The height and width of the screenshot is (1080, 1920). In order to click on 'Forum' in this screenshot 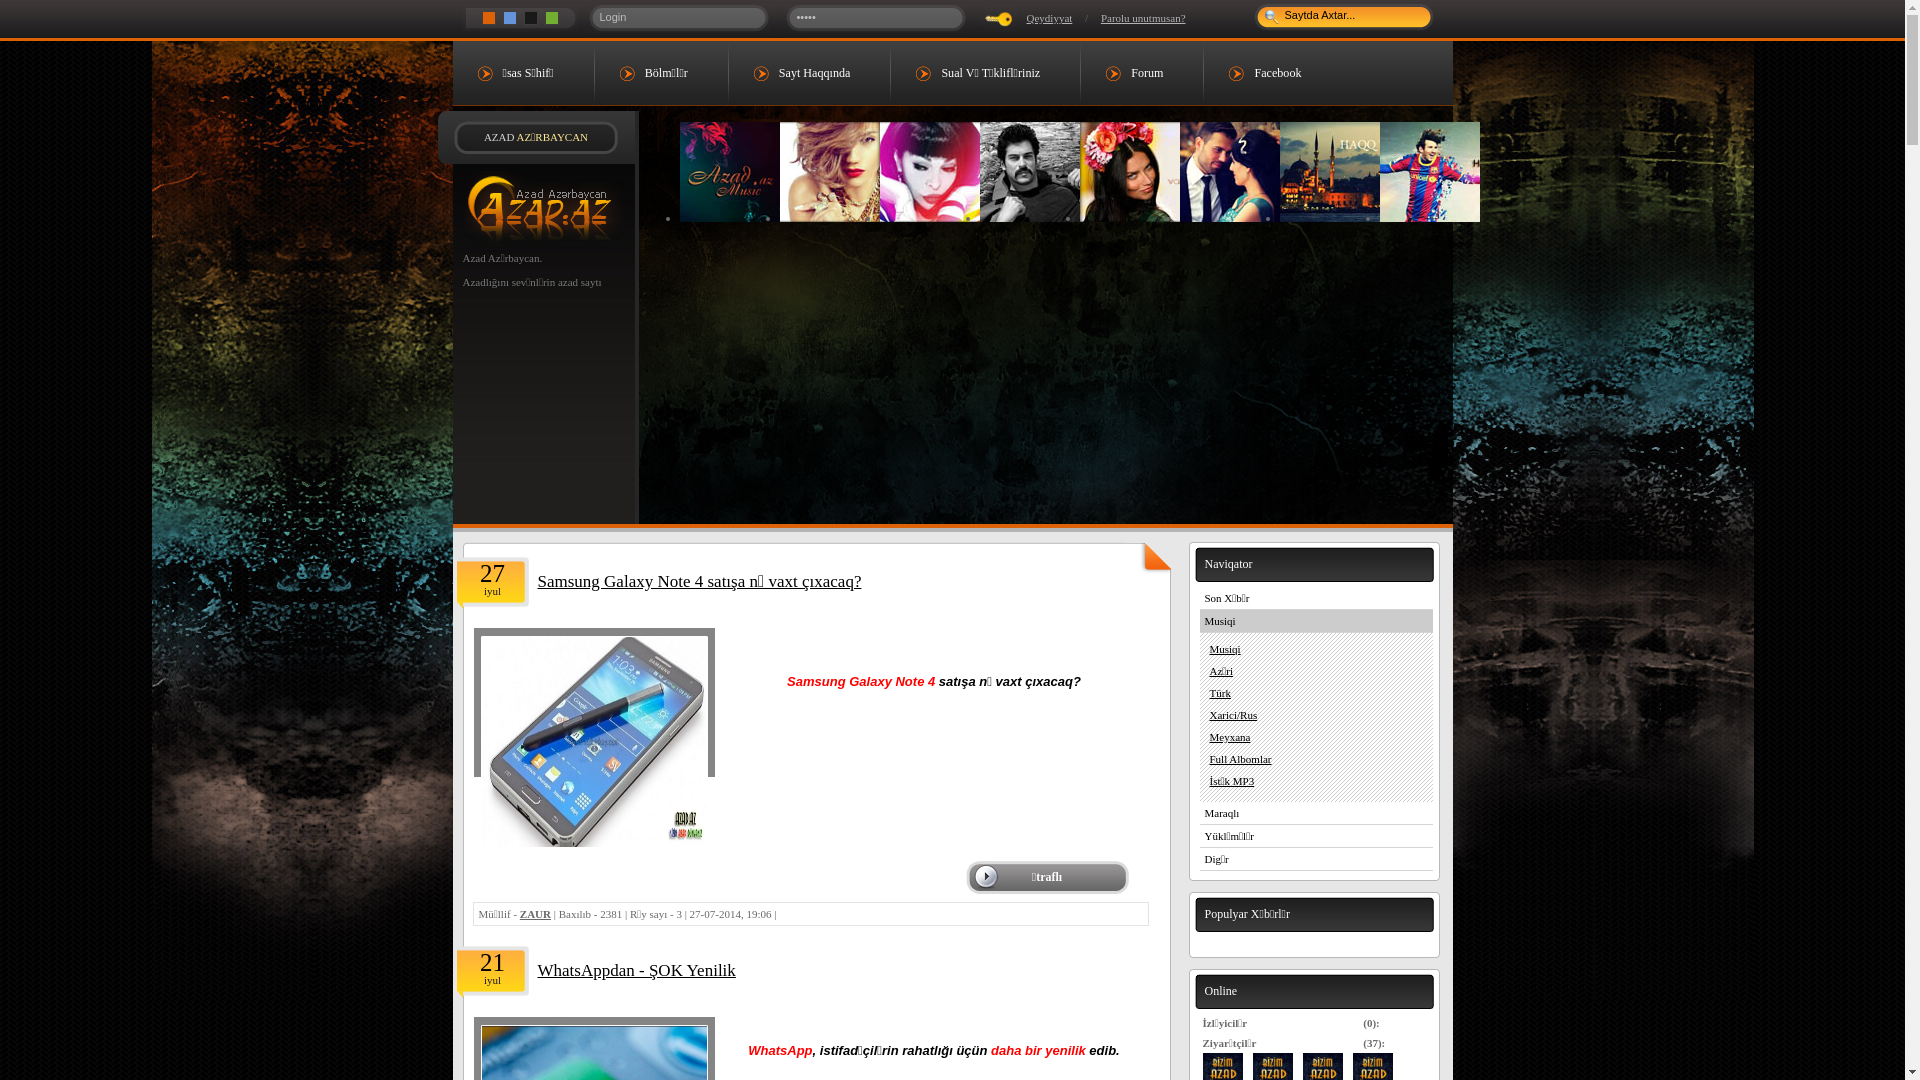, I will do `click(1142, 72)`.